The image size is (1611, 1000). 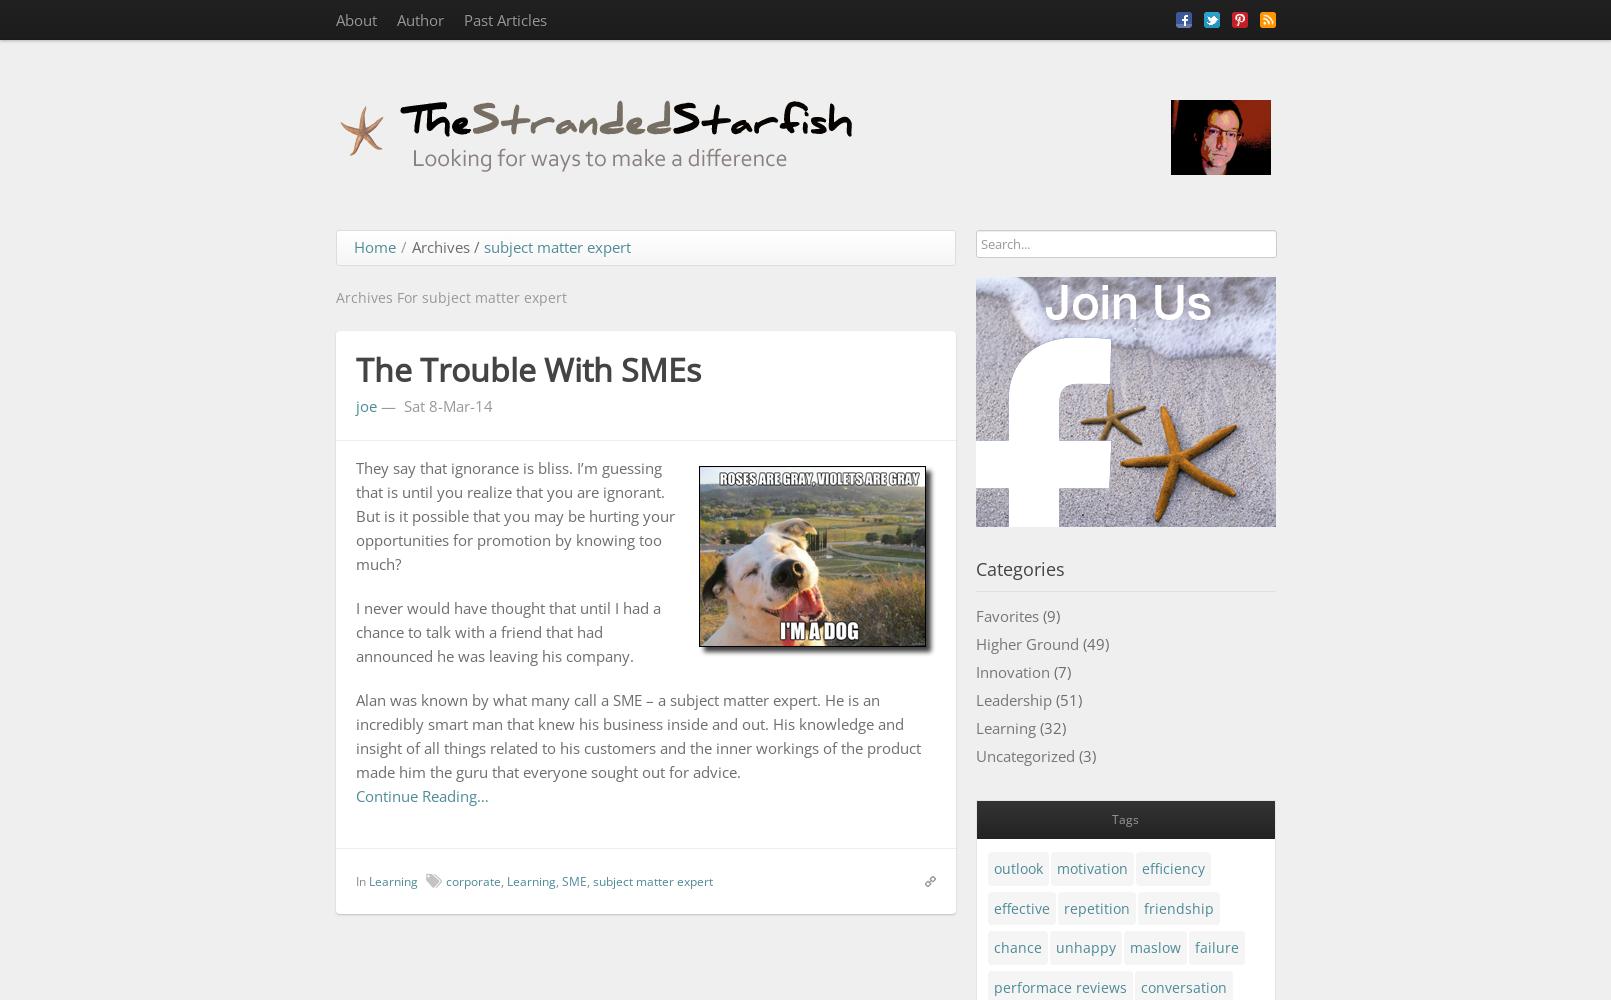 I want to click on 'chance', so click(x=1017, y=946).